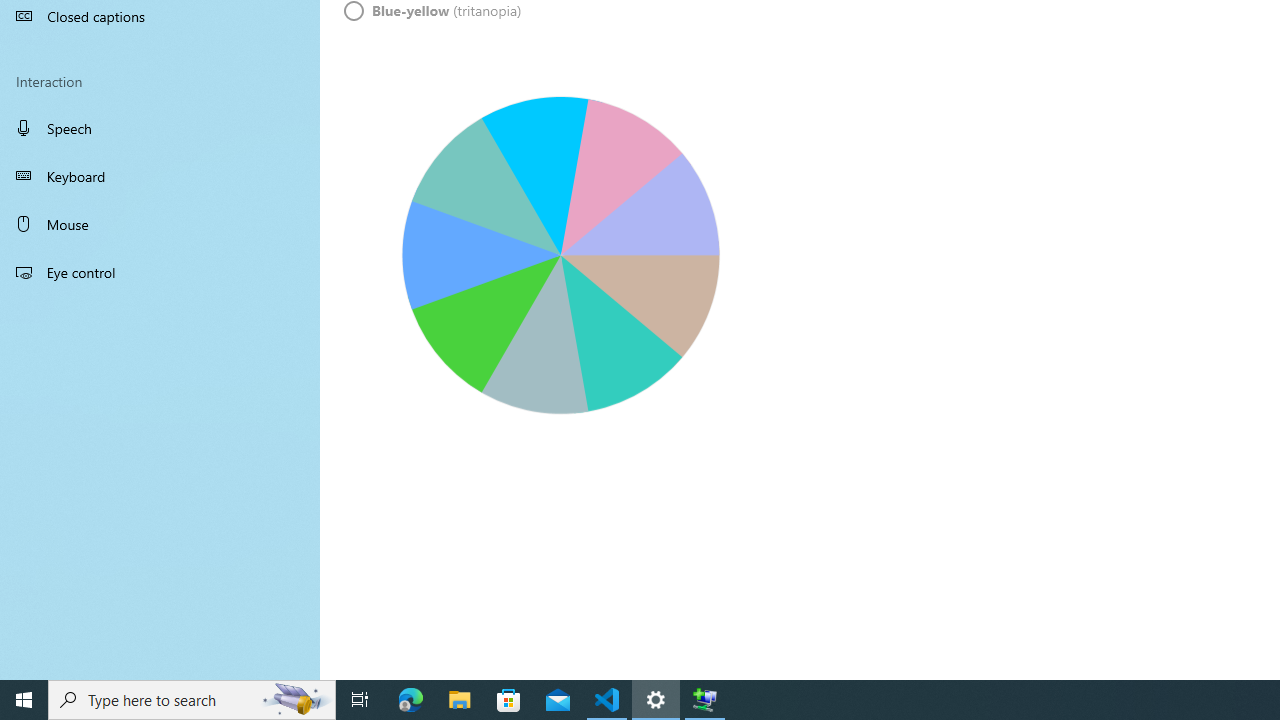 Image resolution: width=1280 pixels, height=720 pixels. Describe the element at coordinates (160, 271) in the screenshot. I see `'Eye control'` at that location.